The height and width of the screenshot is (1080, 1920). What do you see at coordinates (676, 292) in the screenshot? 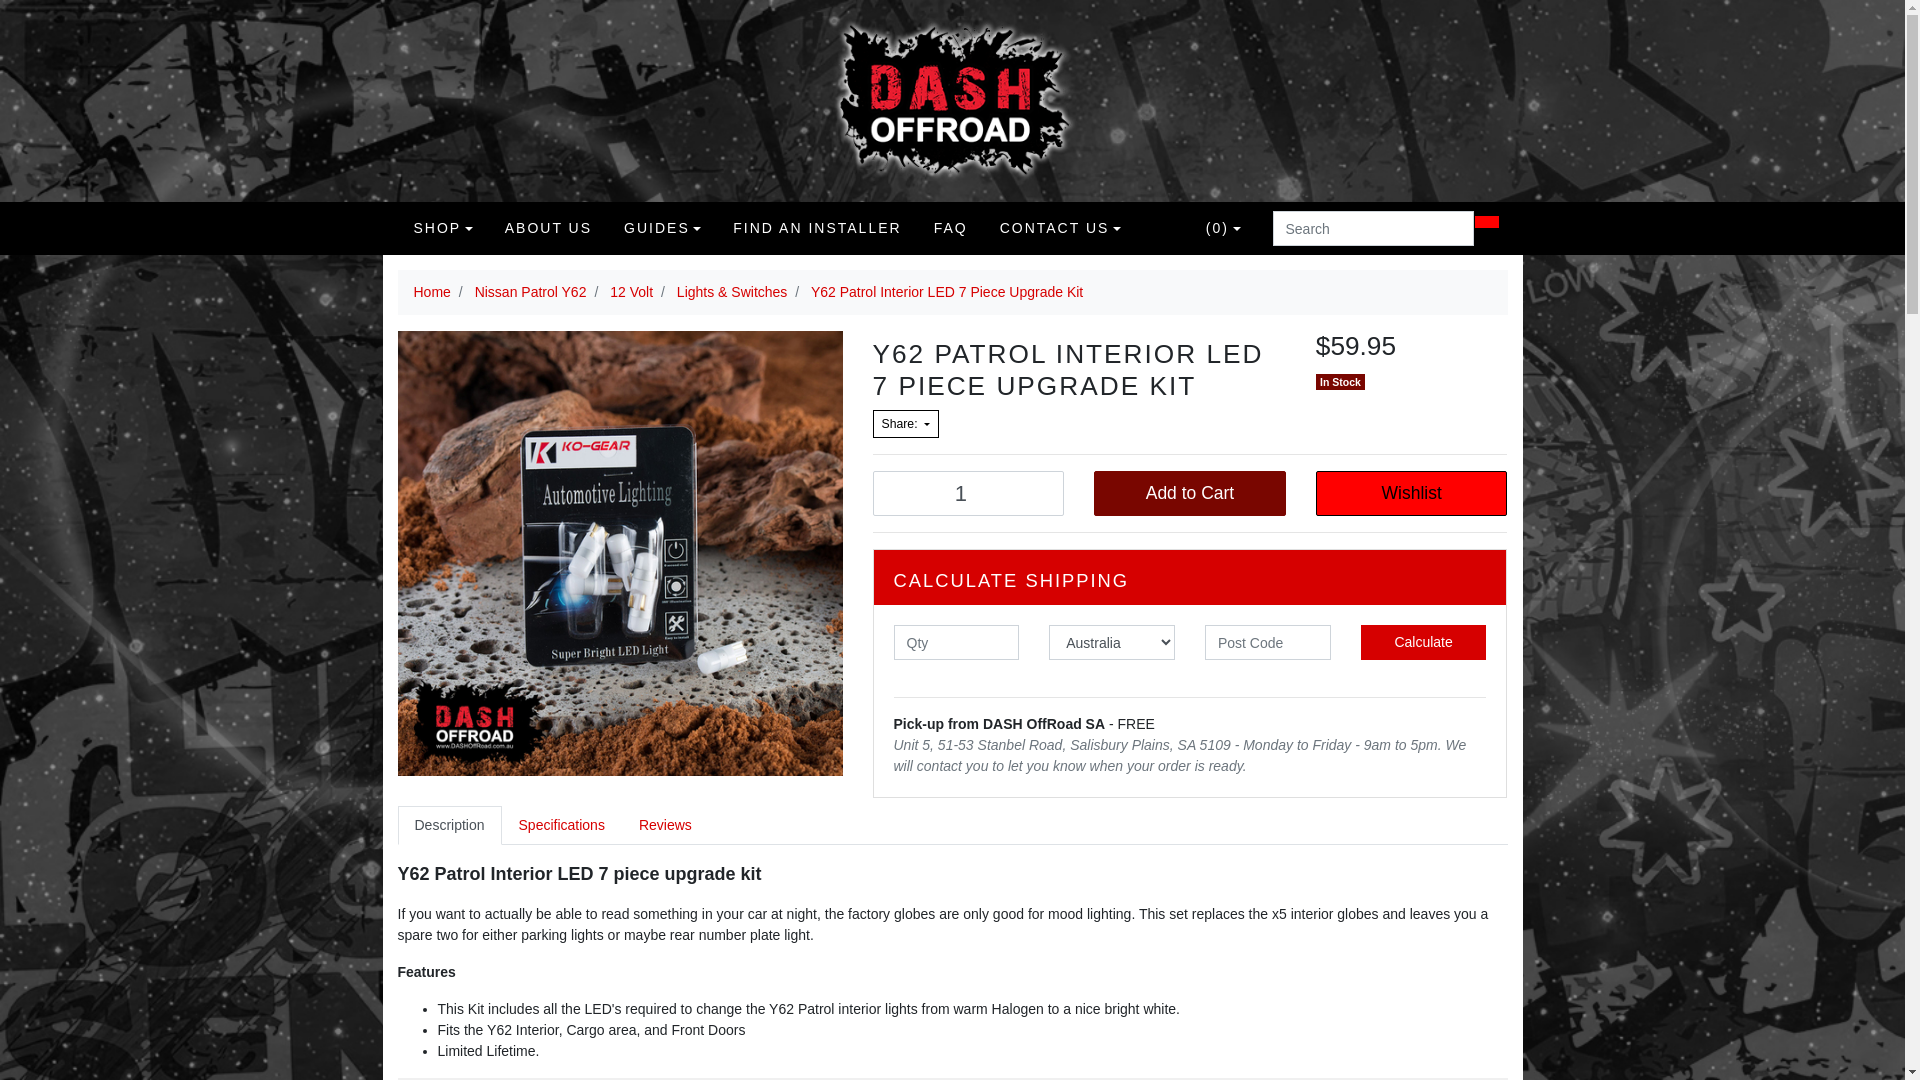
I see `'Lights & Switches'` at bounding box center [676, 292].